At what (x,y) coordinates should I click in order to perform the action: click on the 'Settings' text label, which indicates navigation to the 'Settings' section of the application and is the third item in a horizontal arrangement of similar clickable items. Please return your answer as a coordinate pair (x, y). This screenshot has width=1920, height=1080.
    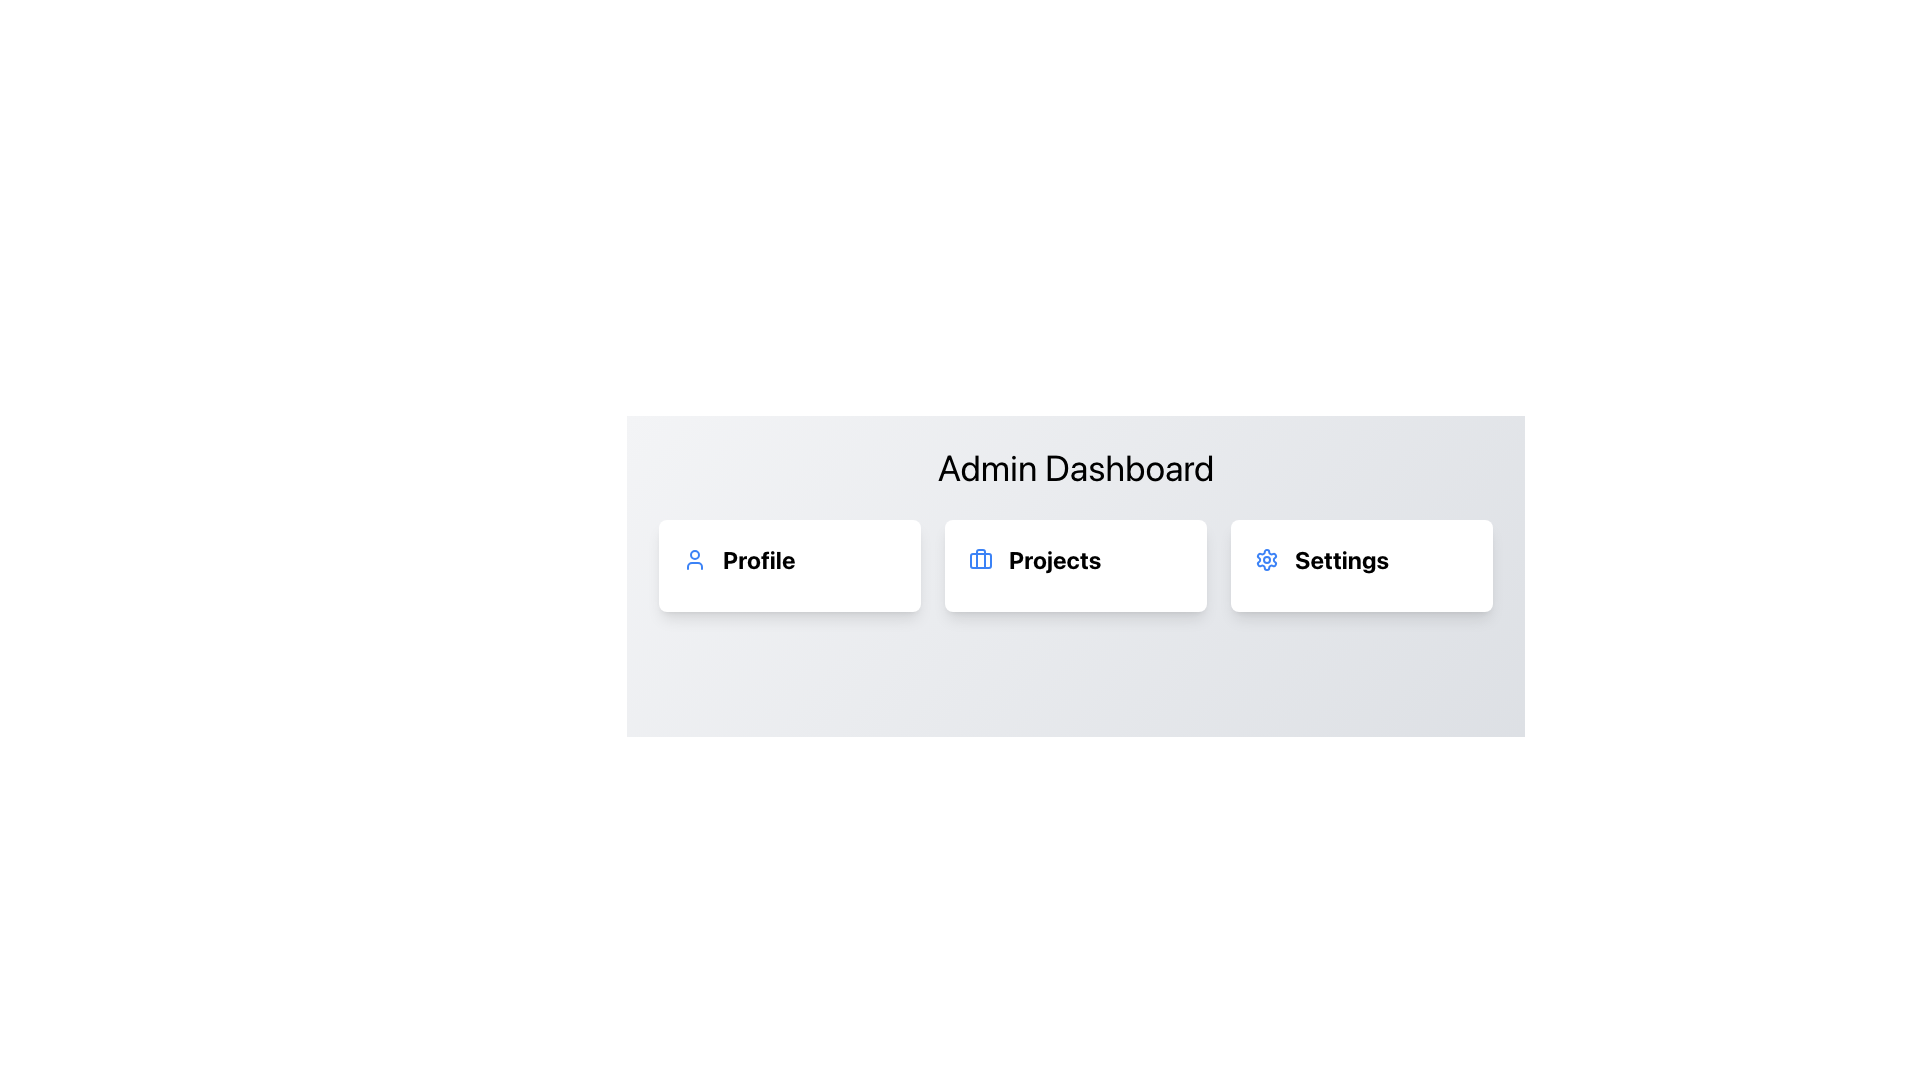
    Looking at the image, I should click on (1342, 559).